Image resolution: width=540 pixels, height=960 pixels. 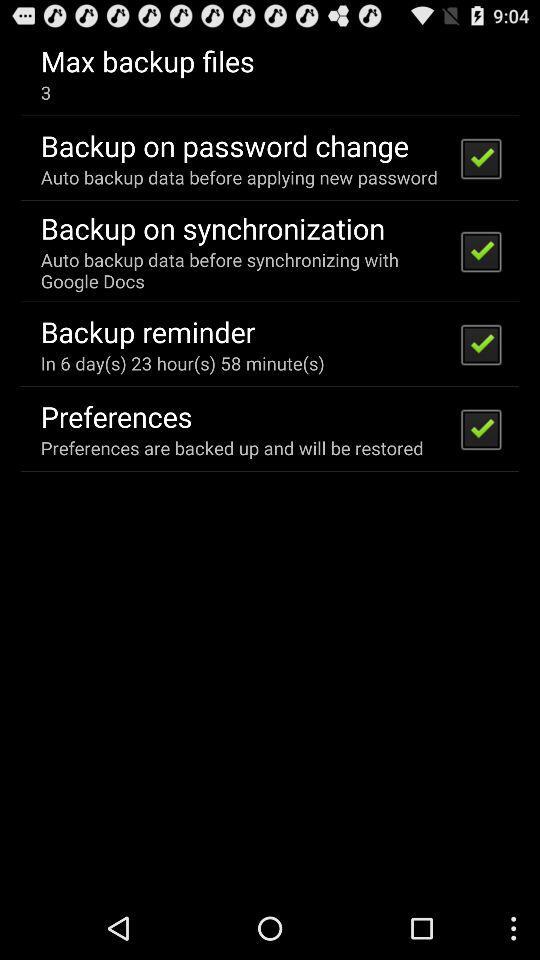 What do you see at coordinates (231, 448) in the screenshot?
I see `the preferences are backed icon` at bounding box center [231, 448].